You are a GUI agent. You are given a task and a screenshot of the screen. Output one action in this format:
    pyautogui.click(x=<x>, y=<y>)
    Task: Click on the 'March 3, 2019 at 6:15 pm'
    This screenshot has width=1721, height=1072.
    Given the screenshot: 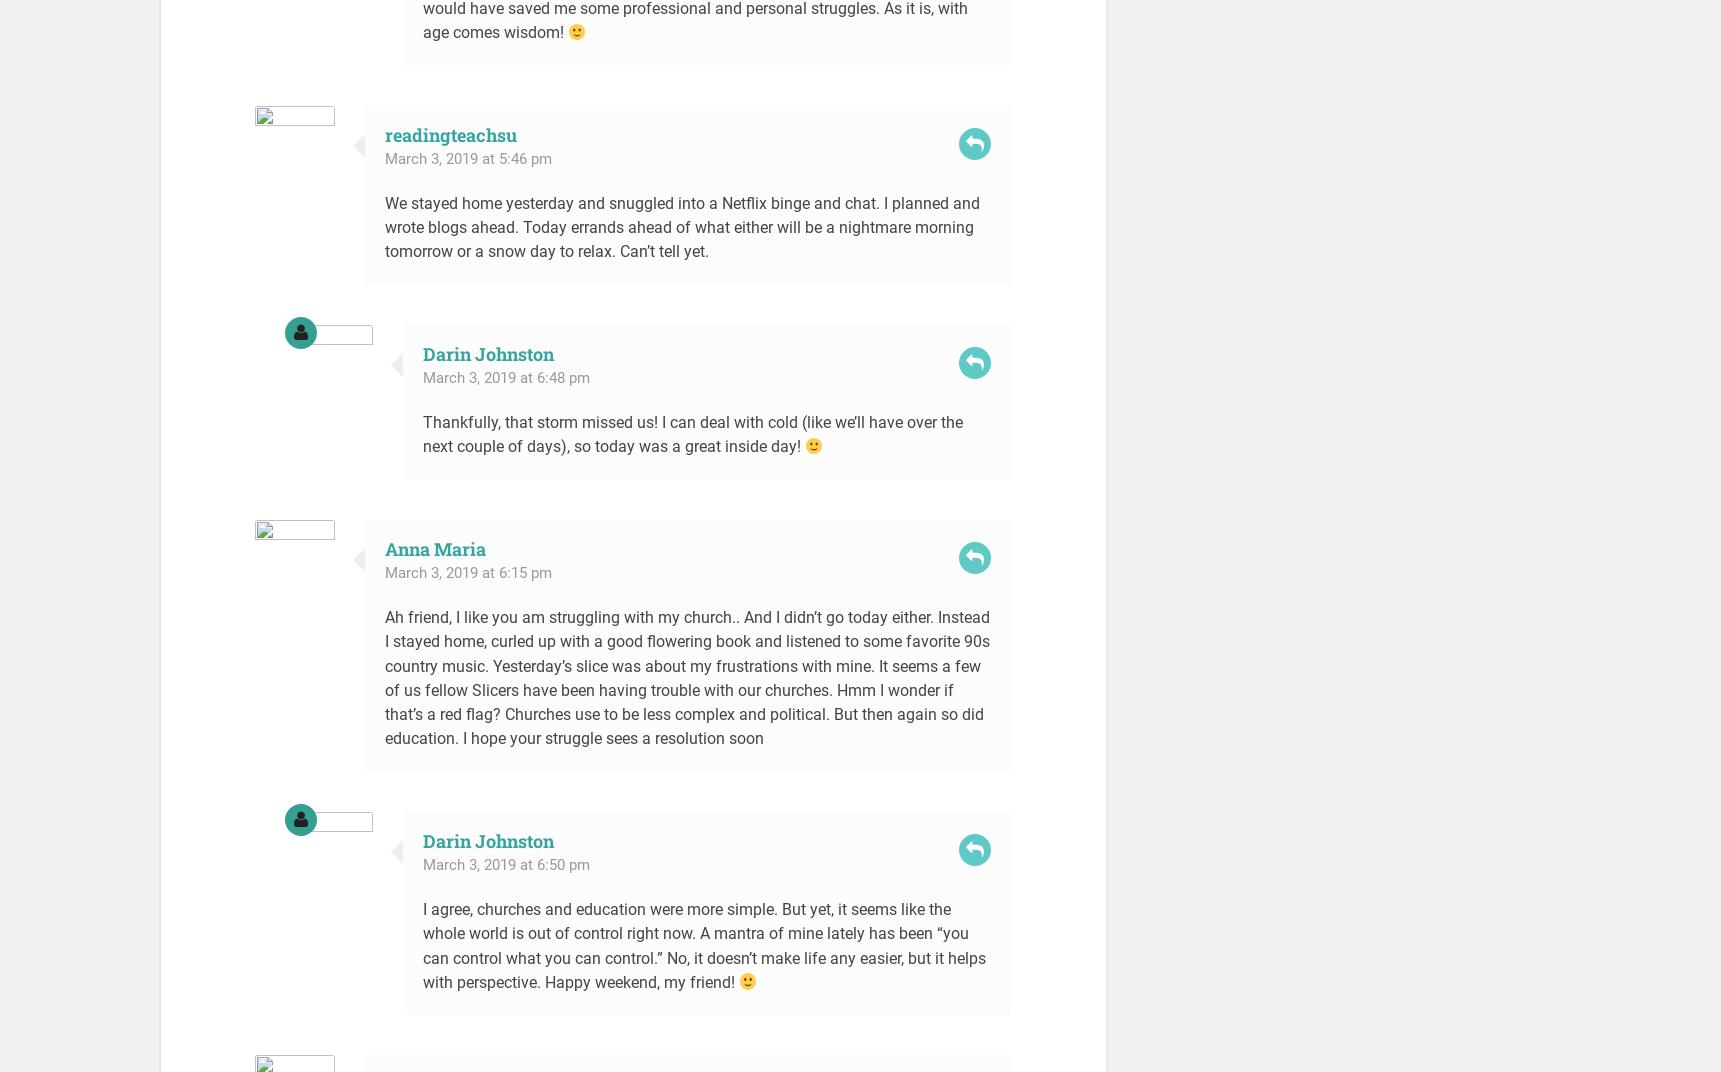 What is the action you would take?
    pyautogui.click(x=468, y=571)
    